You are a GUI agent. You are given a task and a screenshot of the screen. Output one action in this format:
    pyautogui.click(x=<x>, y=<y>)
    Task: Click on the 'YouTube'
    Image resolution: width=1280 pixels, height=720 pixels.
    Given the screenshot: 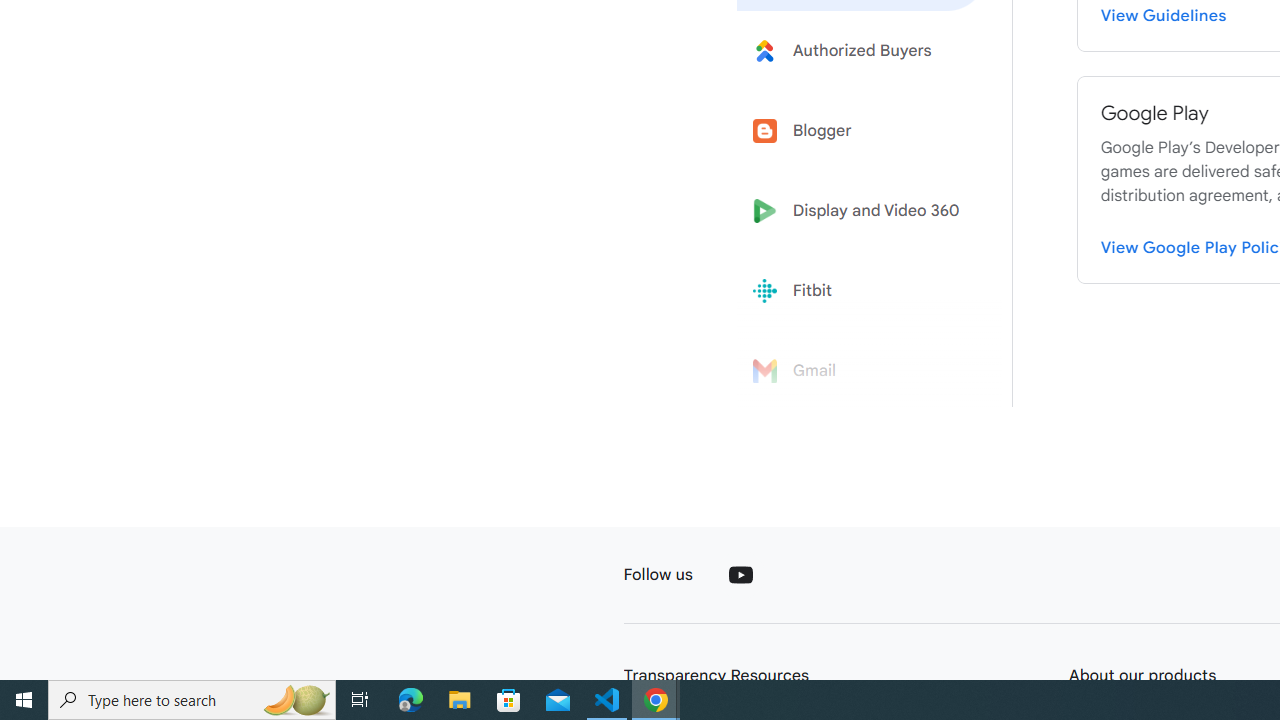 What is the action you would take?
    pyautogui.click(x=739, y=574)
    